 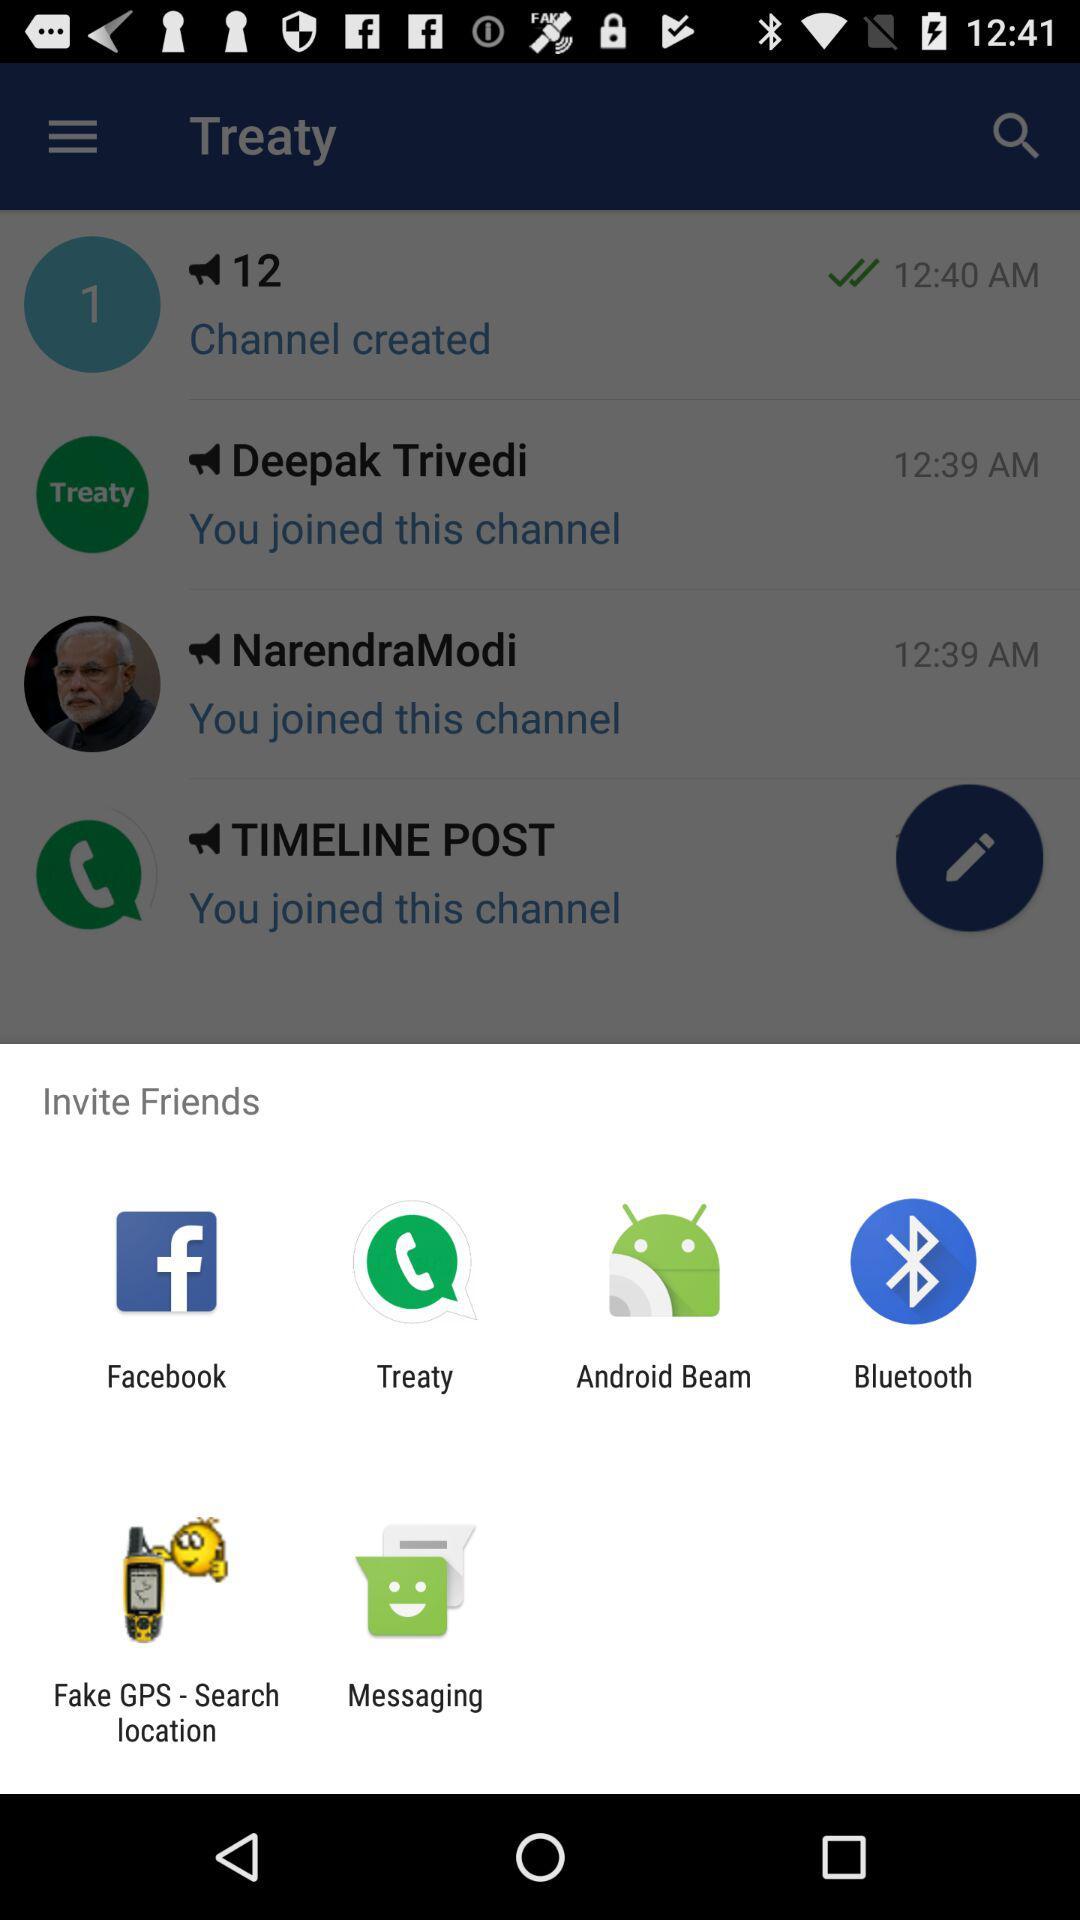 I want to click on bluetooth, so click(x=913, y=1392).